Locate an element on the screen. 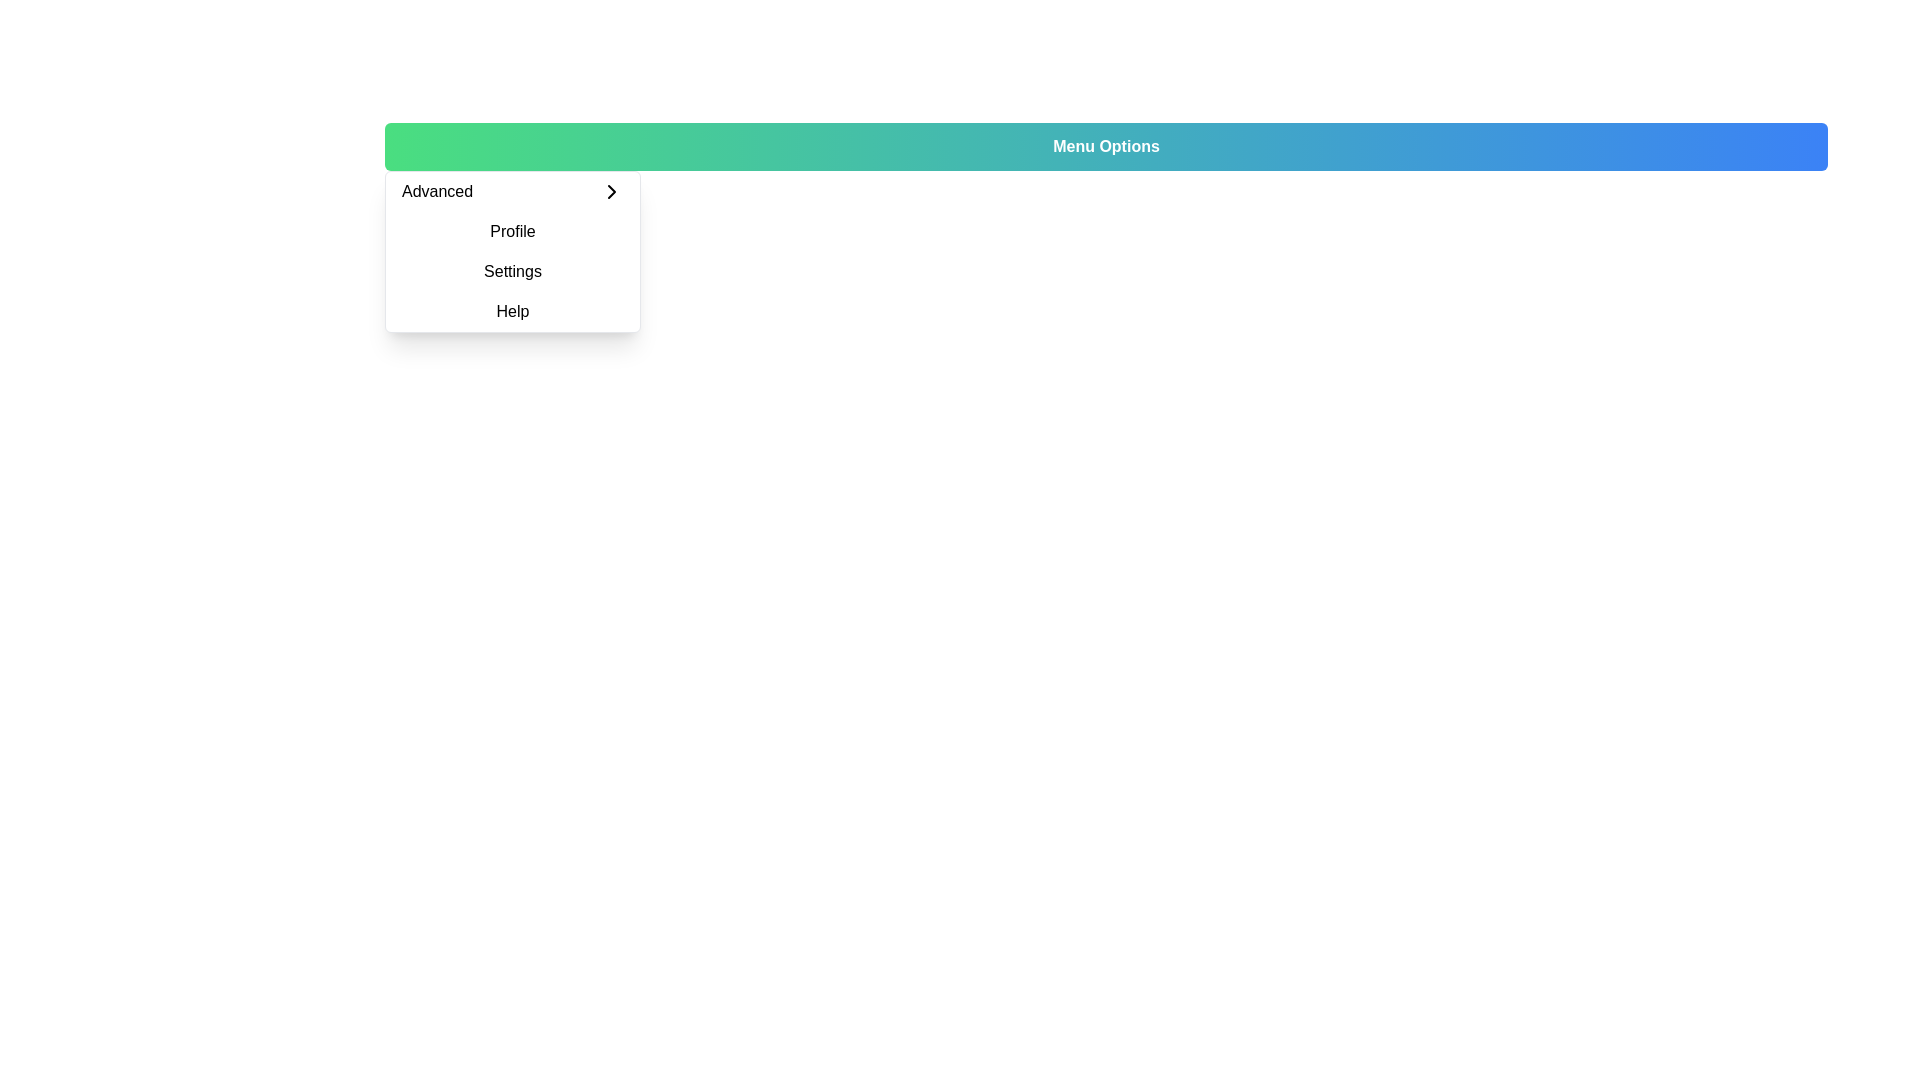 The image size is (1920, 1080). the right-pointing arrow icon located immediately to the right of the 'Advanced' text in the drop-down menu is located at coordinates (610, 192).